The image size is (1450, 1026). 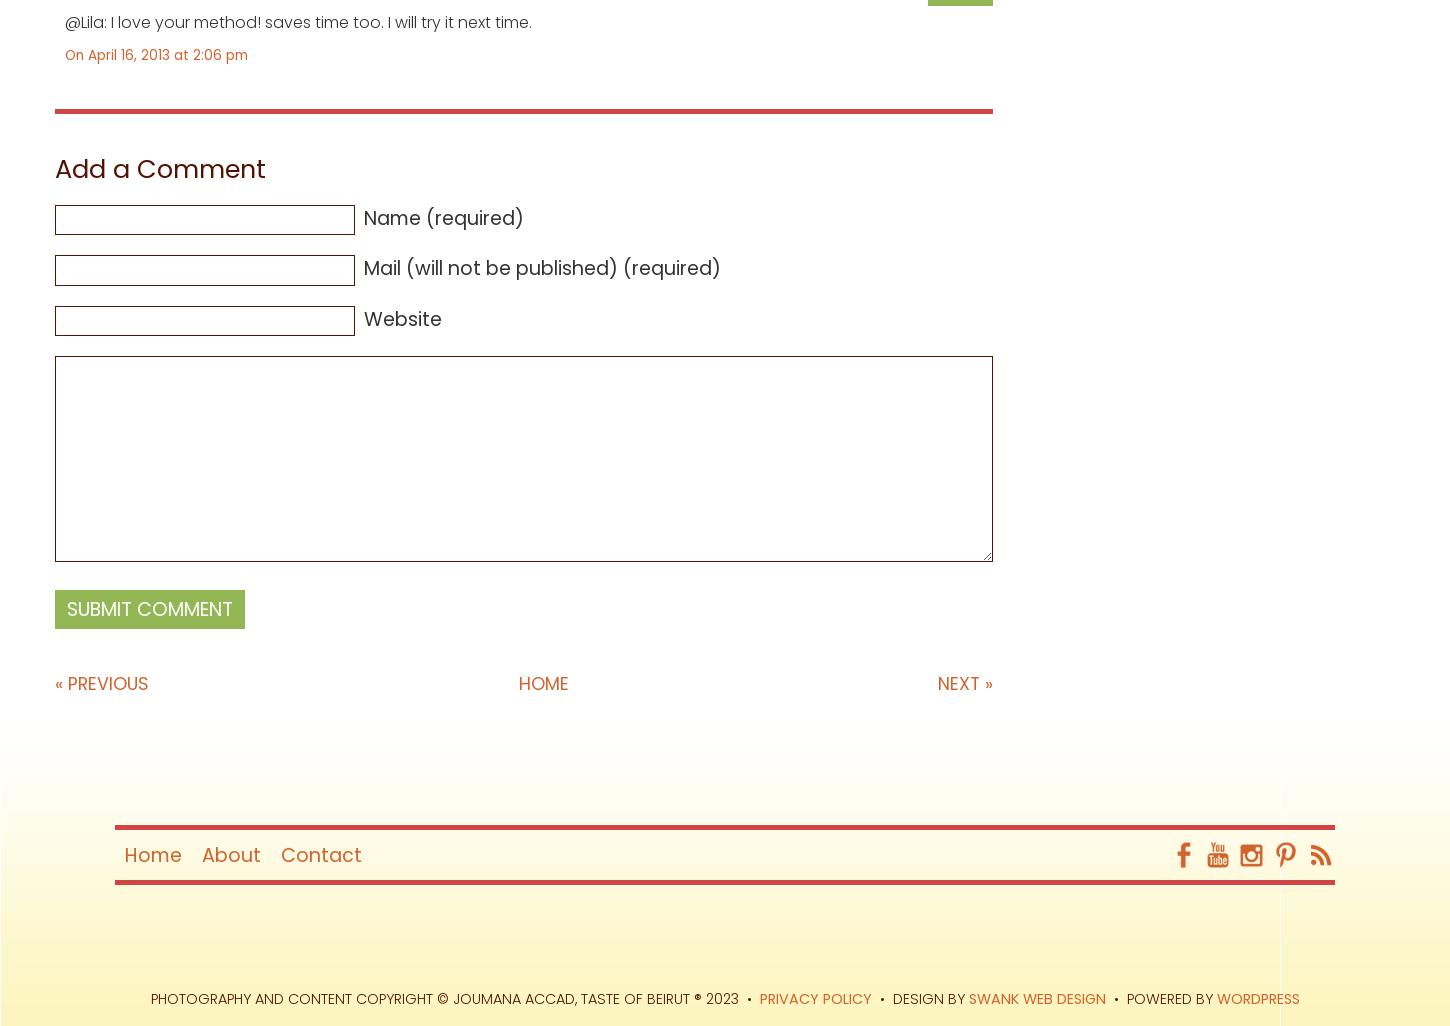 What do you see at coordinates (442, 998) in the screenshot?
I see `'Photography and Content Copyright © Joumana Accad, Taste of Beirut ® 2023'` at bounding box center [442, 998].